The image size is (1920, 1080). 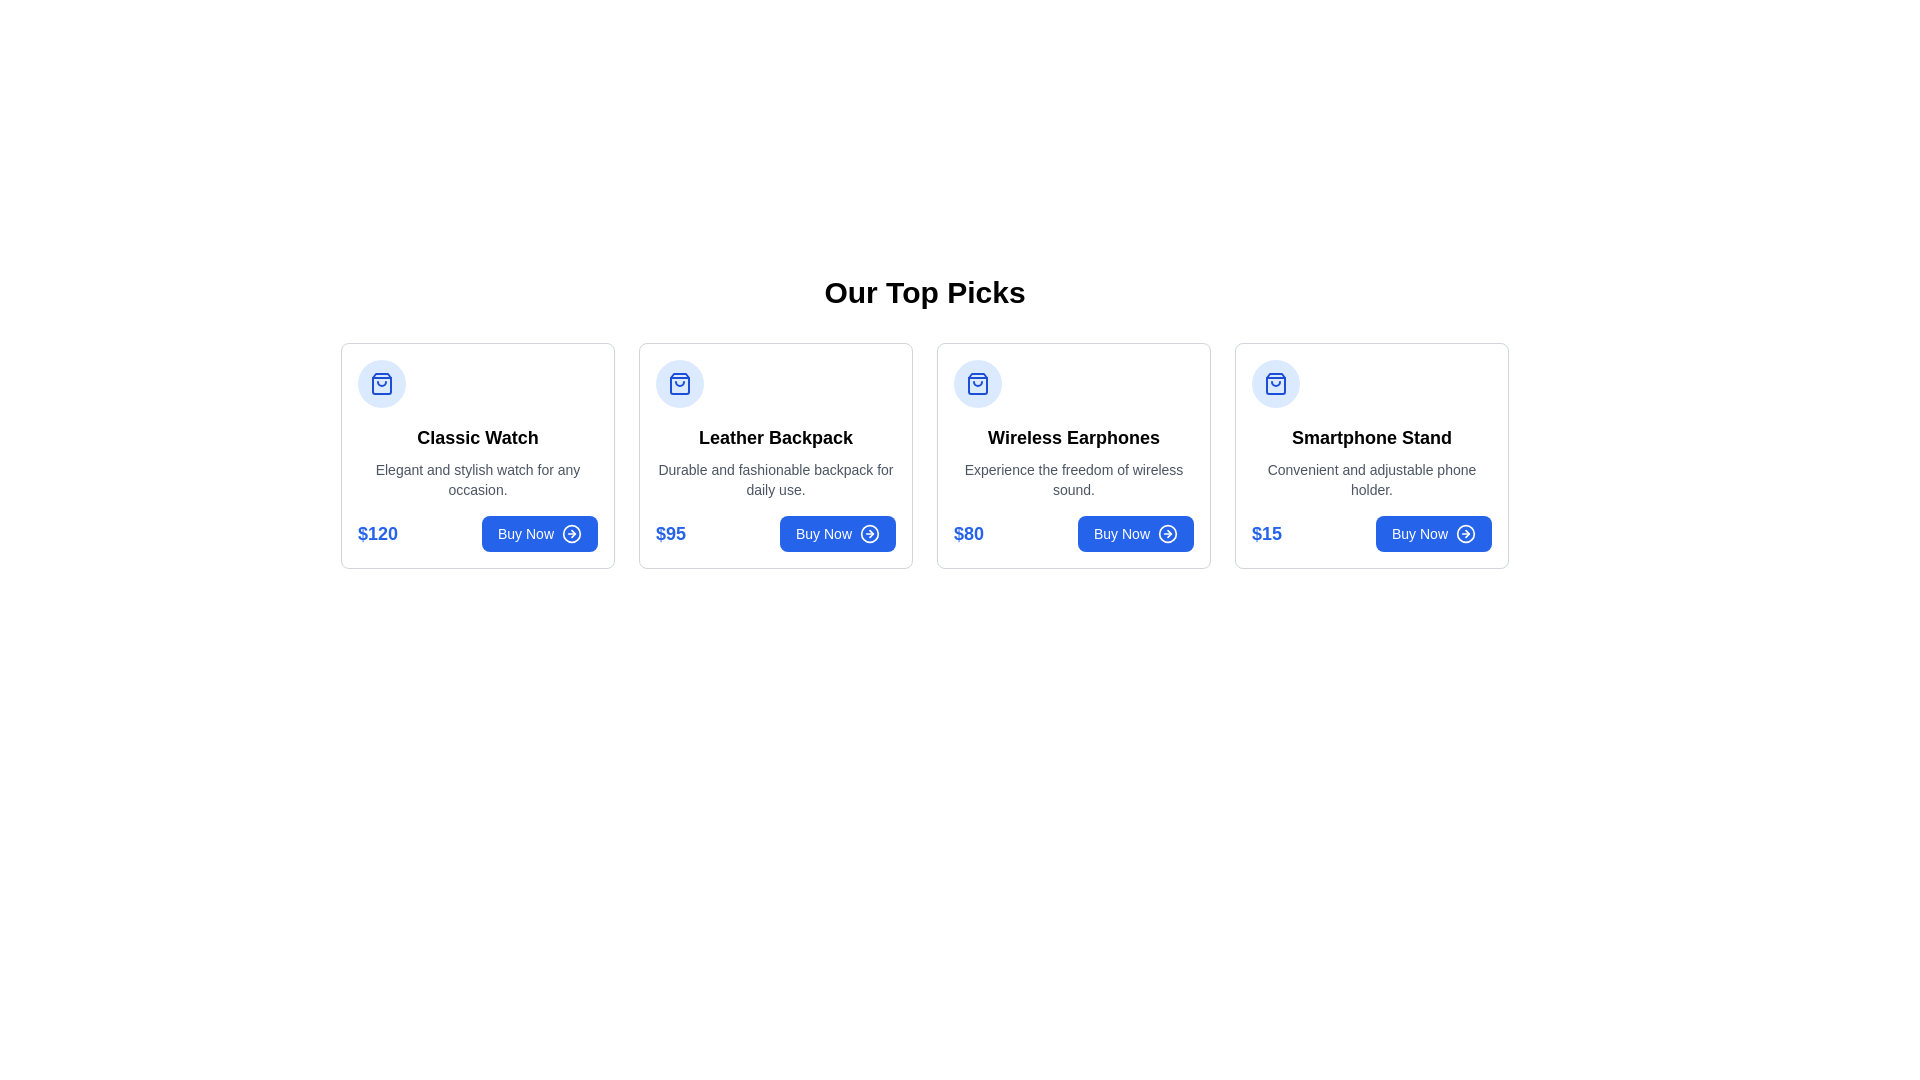 What do you see at coordinates (1073, 479) in the screenshot?
I see `the descriptive text element located below 'Wireless Earphones' in the third card from the left` at bounding box center [1073, 479].